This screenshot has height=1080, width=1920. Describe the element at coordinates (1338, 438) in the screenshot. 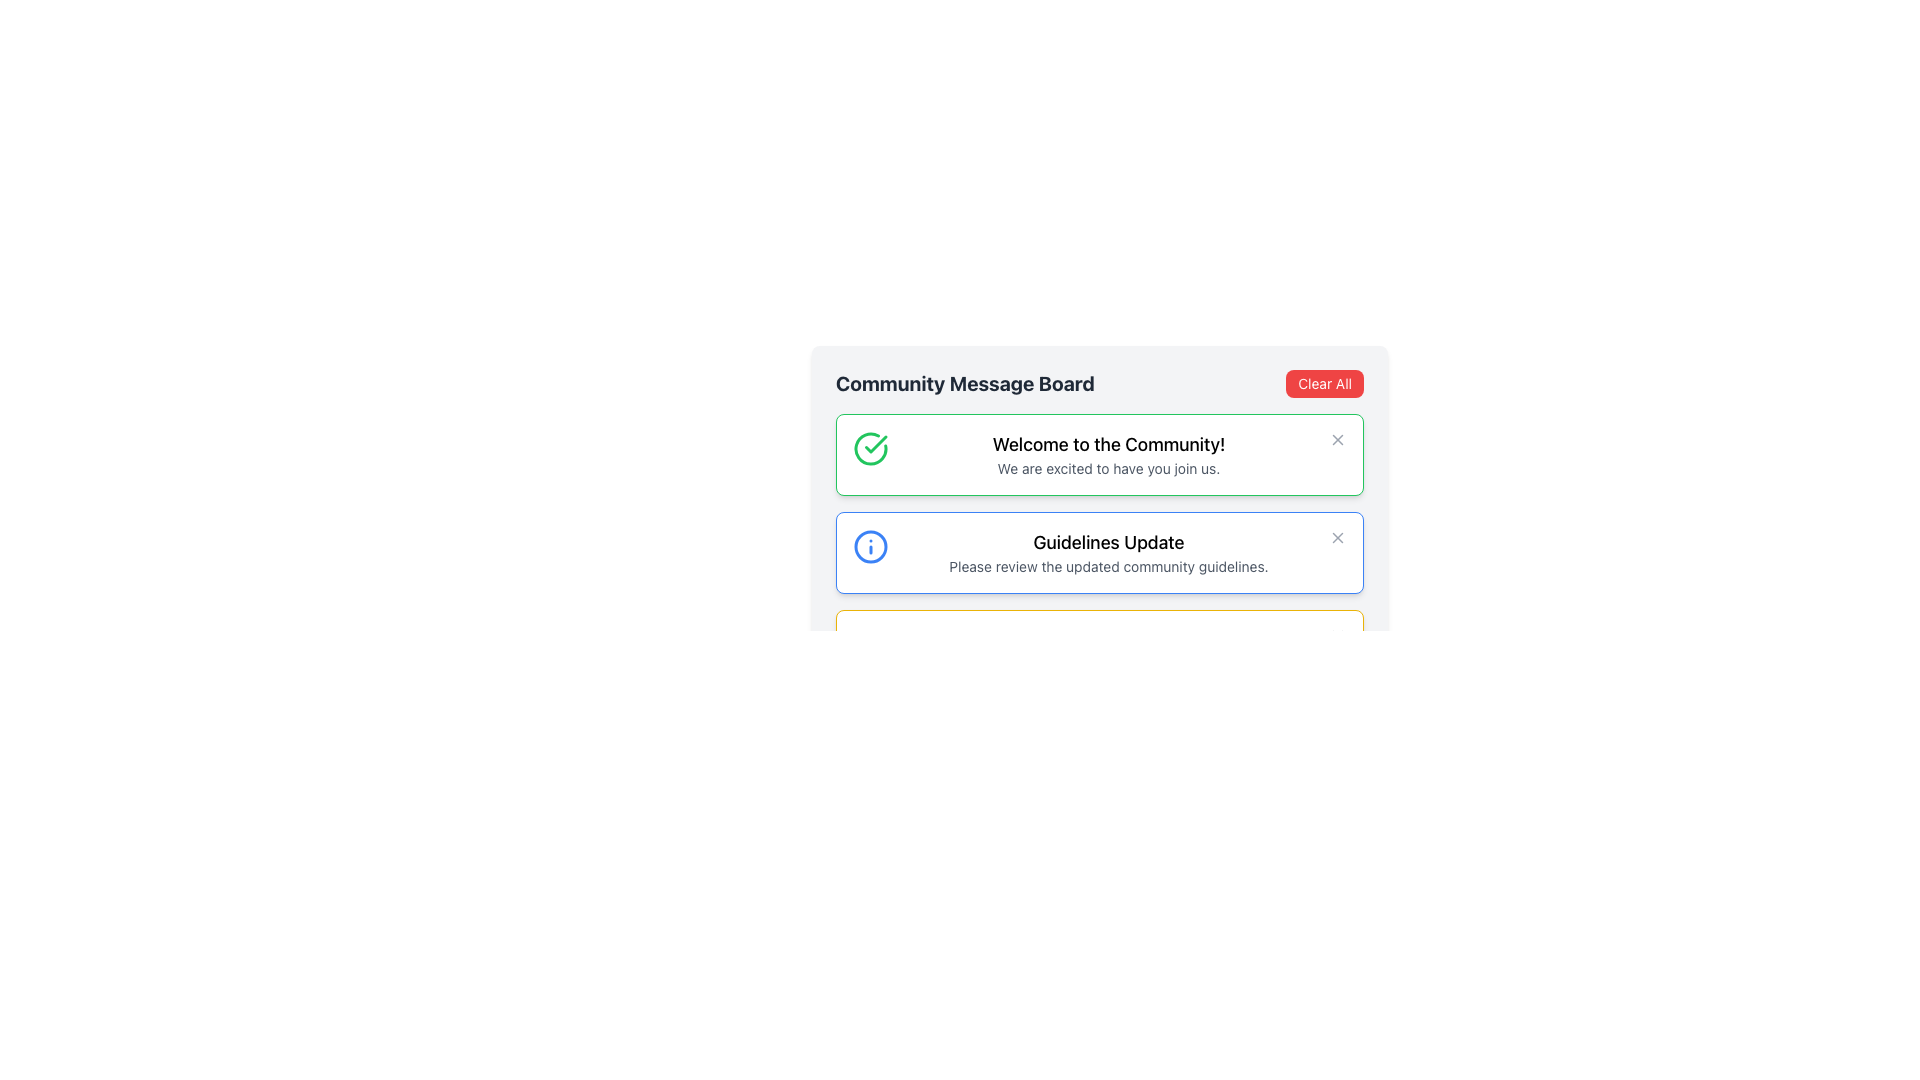

I see `the close button (small gray 'X' icon) located at the top right corner of the notification box titled 'Welcome to the Community!'` at that location.